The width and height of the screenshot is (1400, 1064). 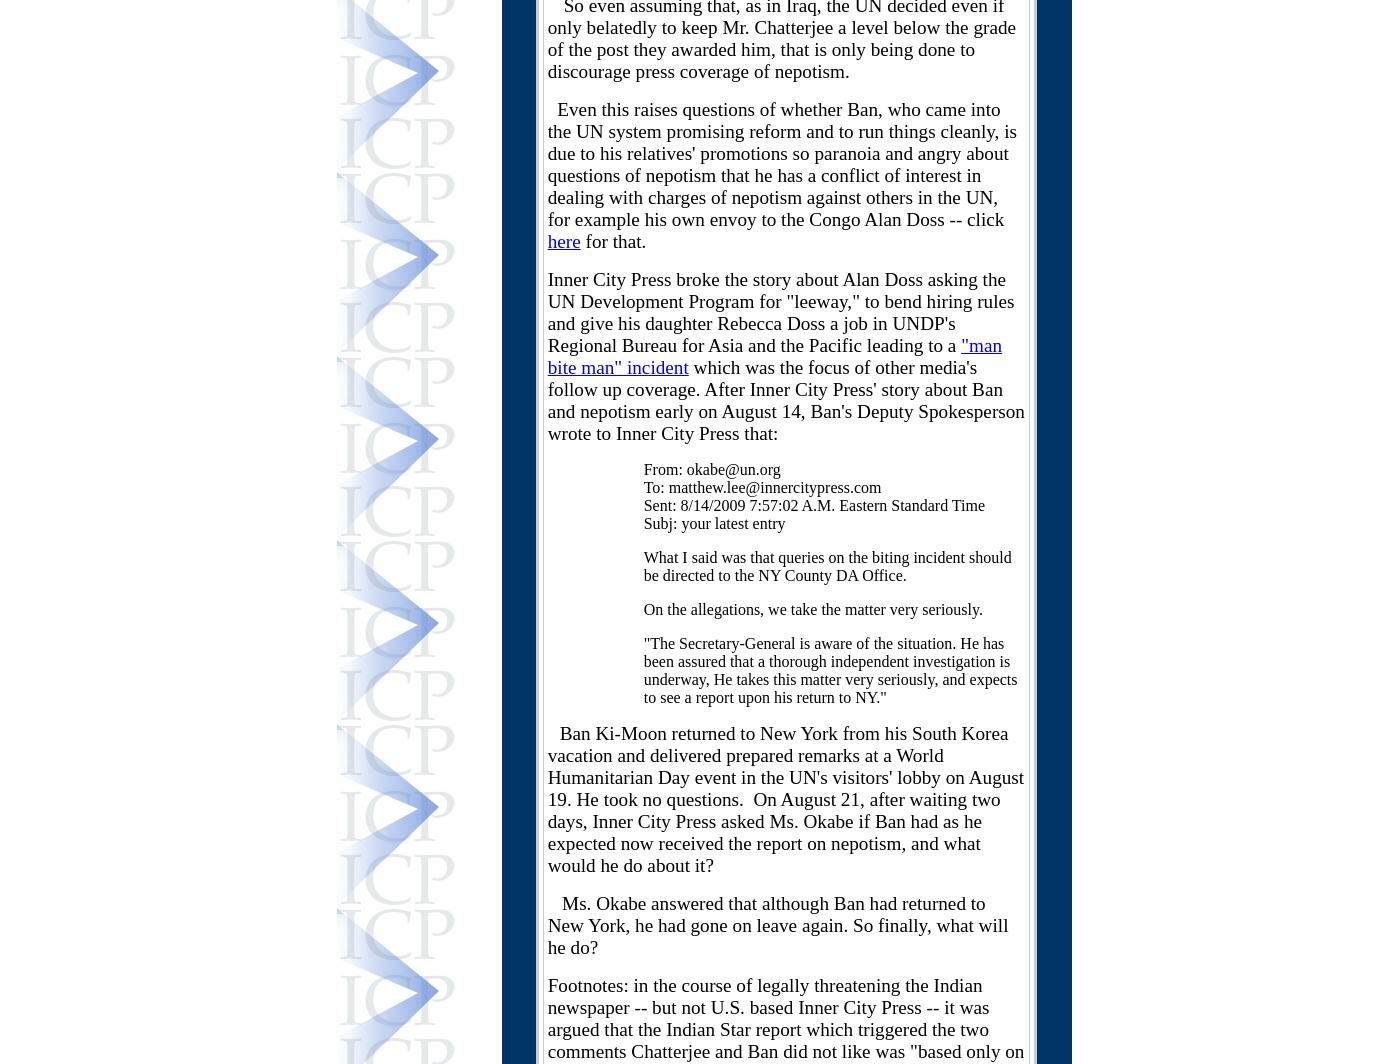 What do you see at coordinates (774, 356) in the screenshot?
I see `'"man bite
man" incident'` at bounding box center [774, 356].